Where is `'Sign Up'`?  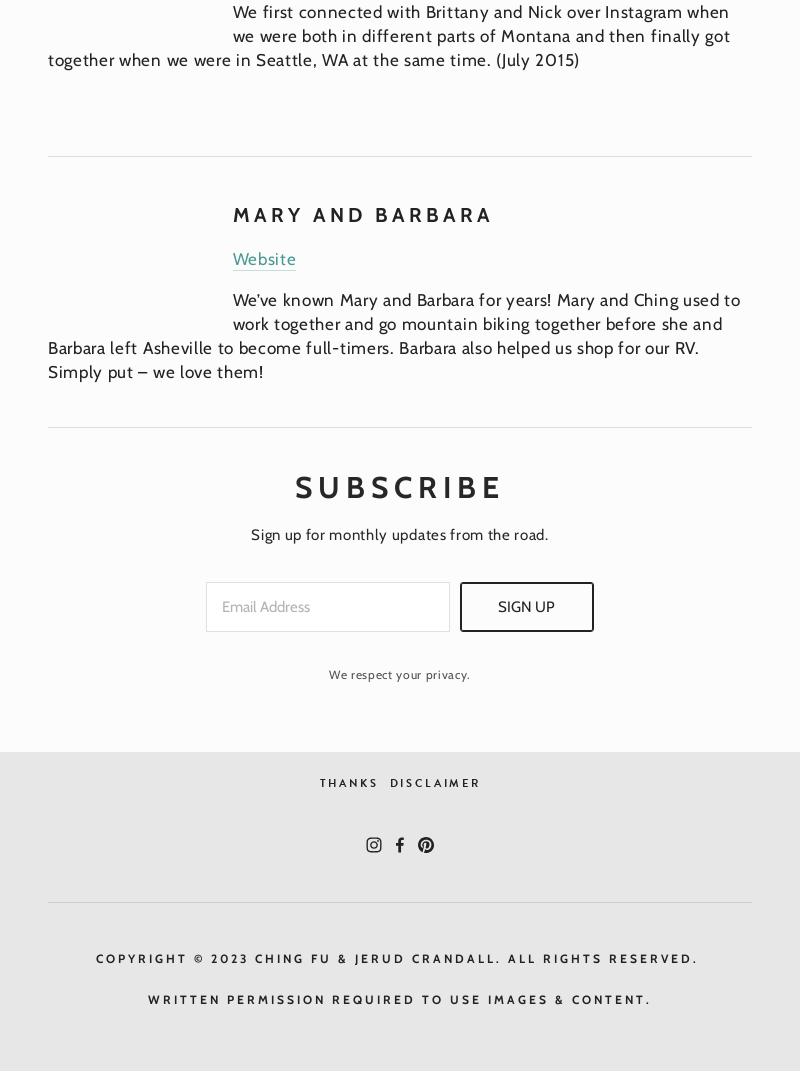 'Sign Up' is located at coordinates (525, 607).